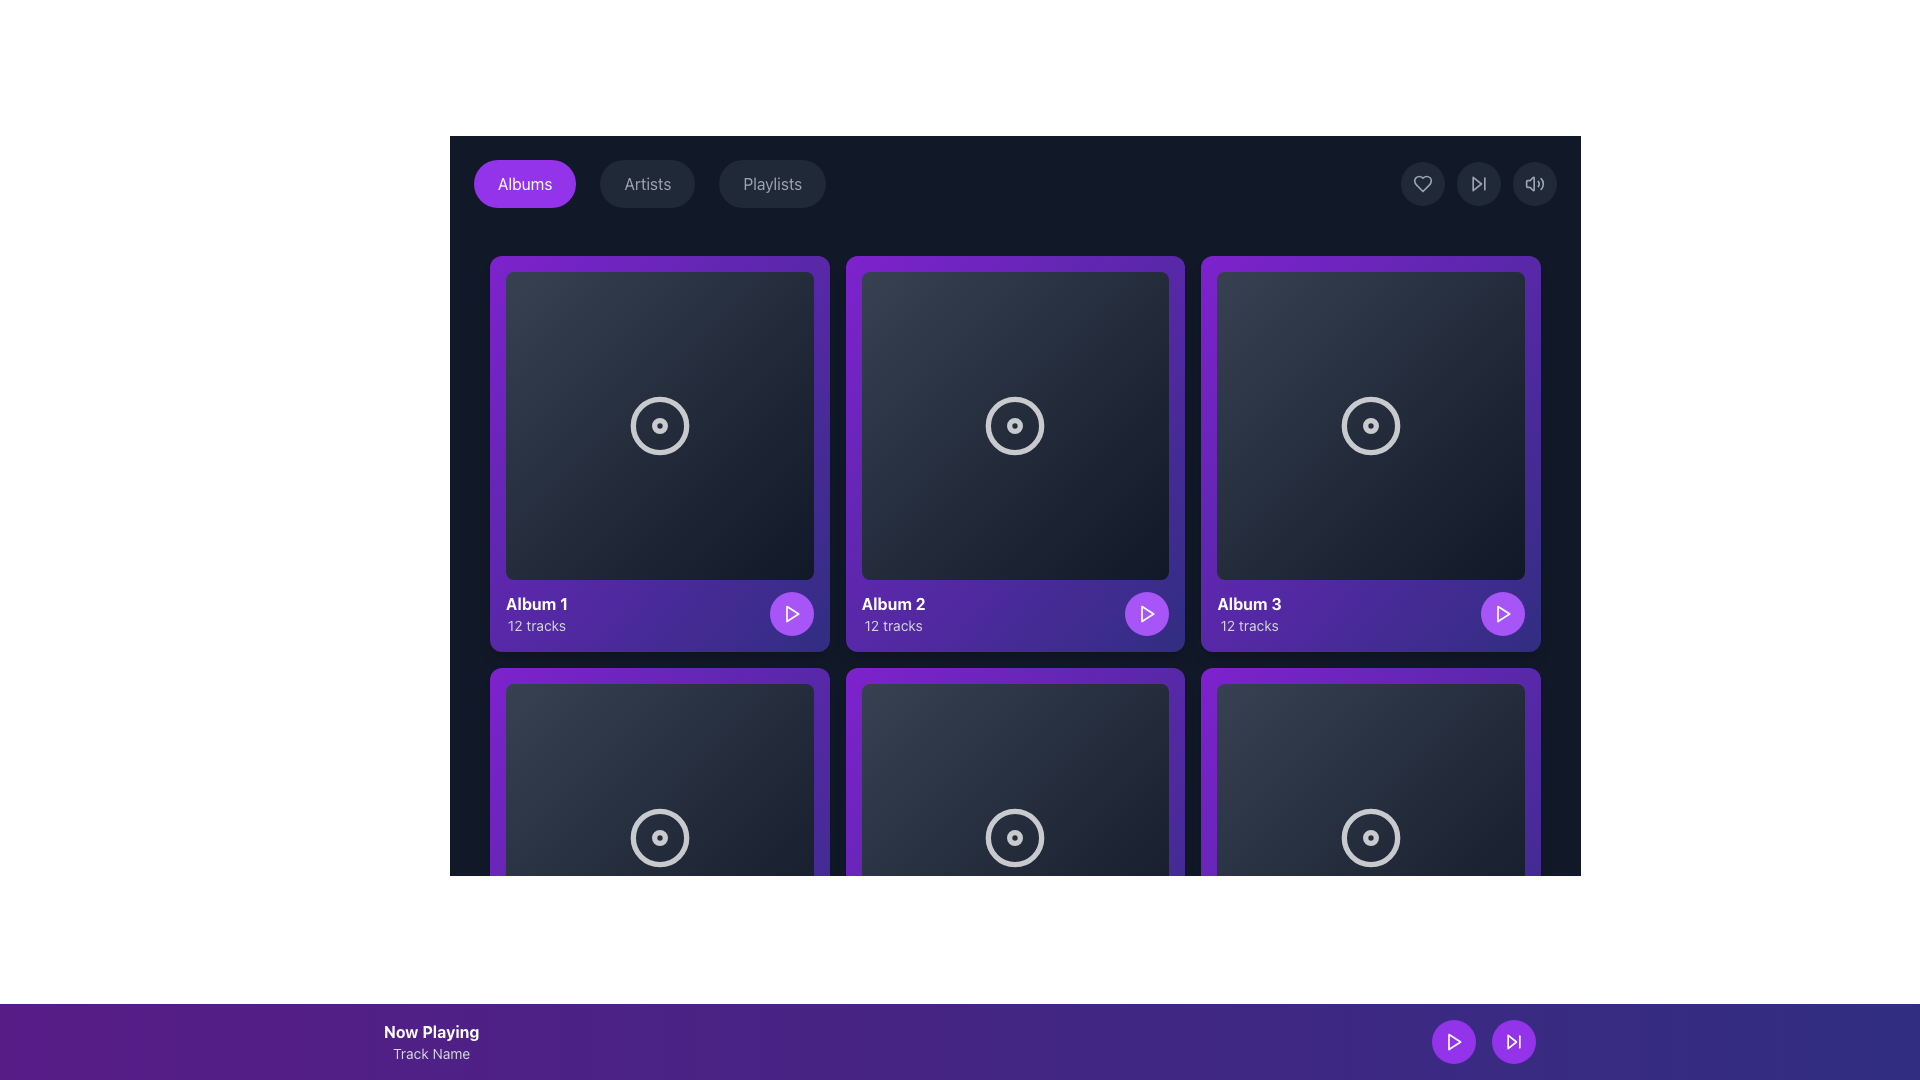 This screenshot has height=1080, width=1920. What do you see at coordinates (1370, 424) in the screenshot?
I see `the inner circle of the central disc icon located in the third card of the top row in the 'Albums' section` at bounding box center [1370, 424].